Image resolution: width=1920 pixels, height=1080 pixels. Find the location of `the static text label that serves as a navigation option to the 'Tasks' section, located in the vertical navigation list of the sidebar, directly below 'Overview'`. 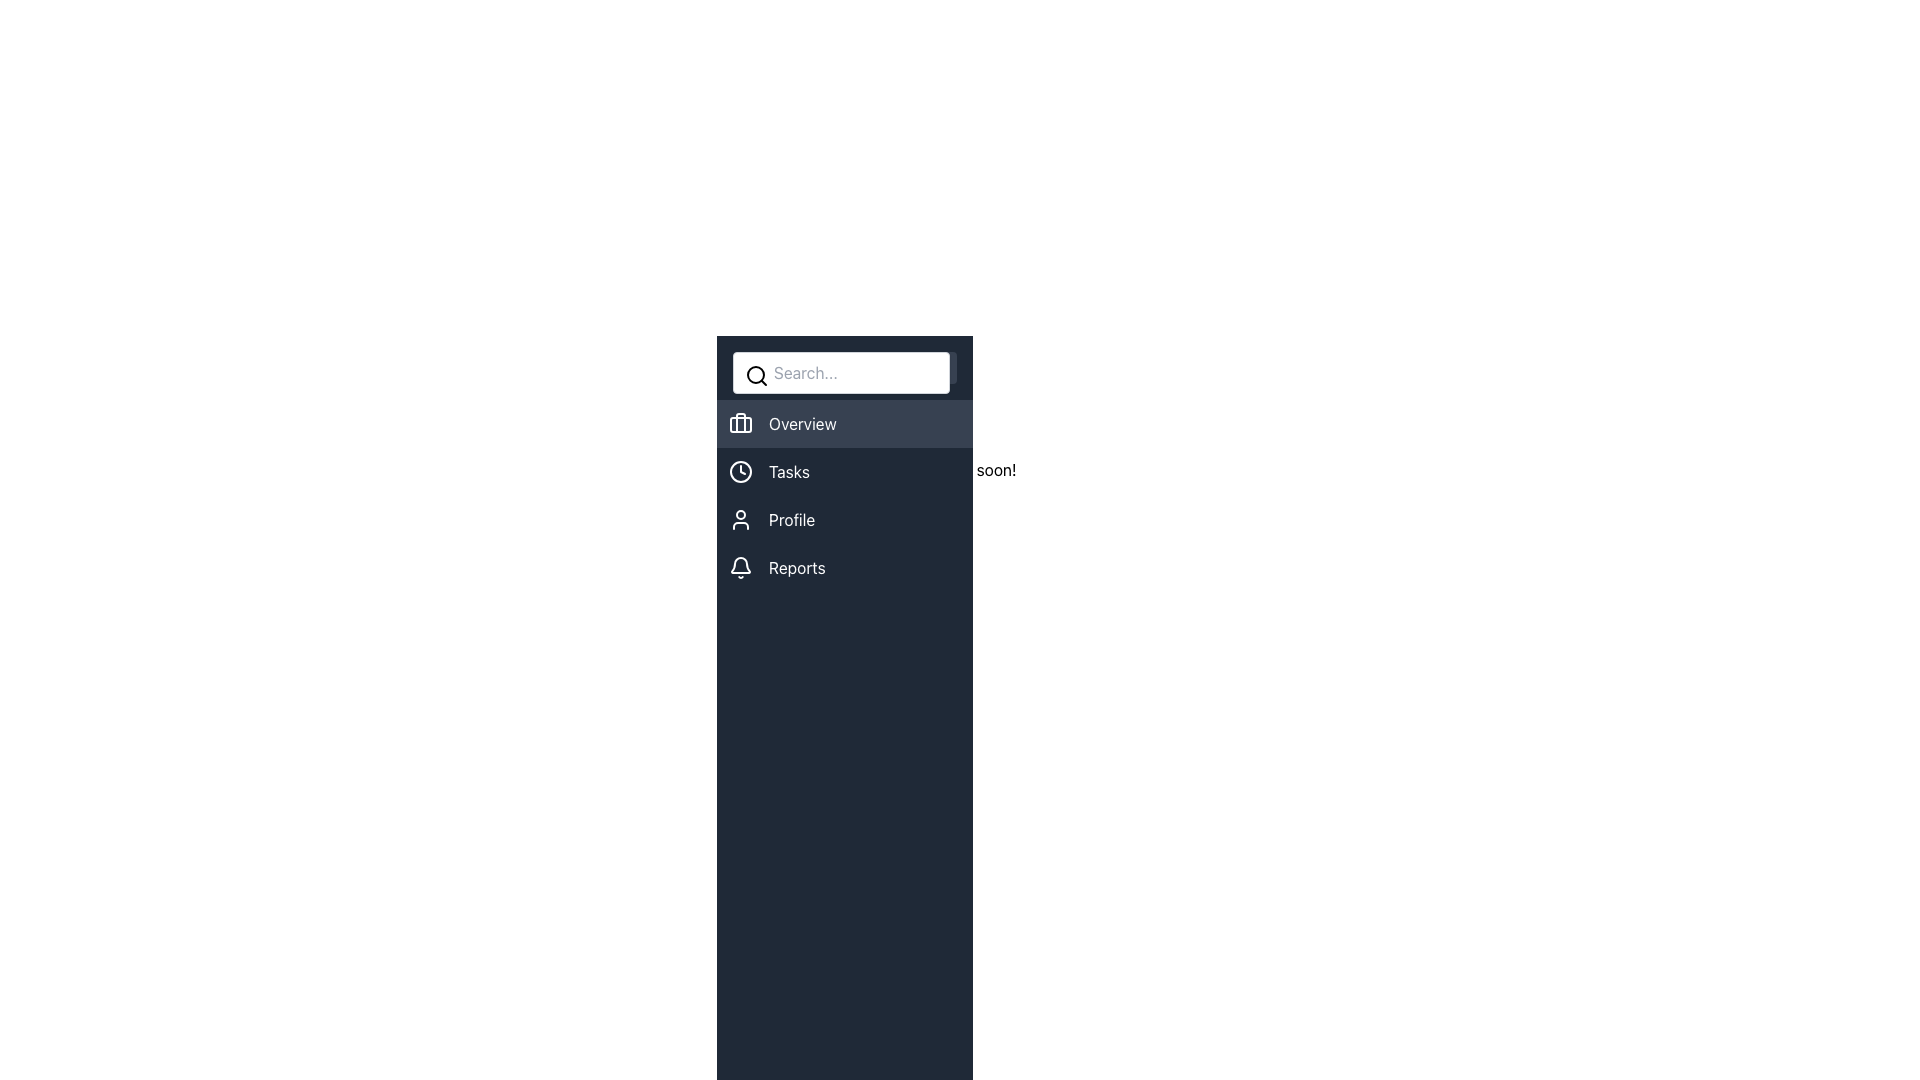

the static text label that serves as a navigation option to the 'Tasks' section, located in the vertical navigation list of the sidebar, directly below 'Overview' is located at coordinates (788, 471).